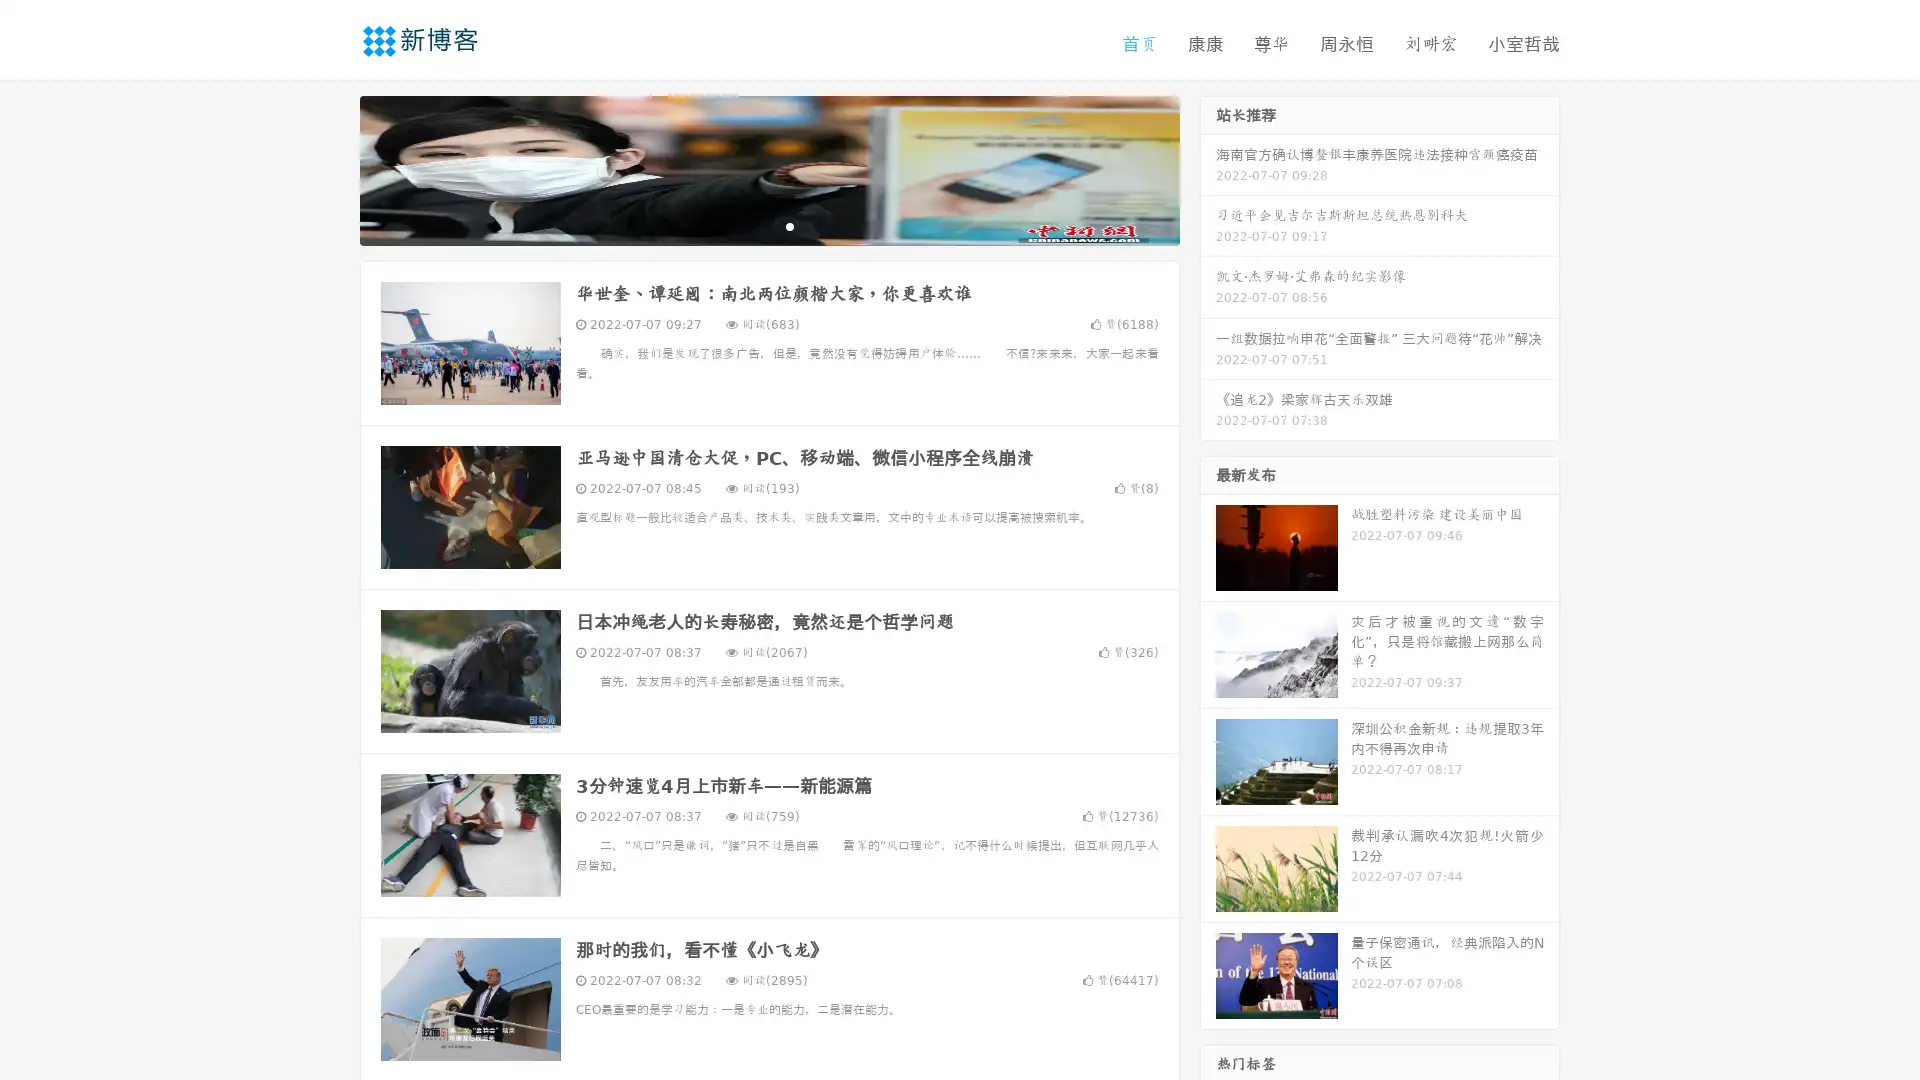  Describe the element at coordinates (748, 225) in the screenshot. I see `Go to slide 1` at that location.